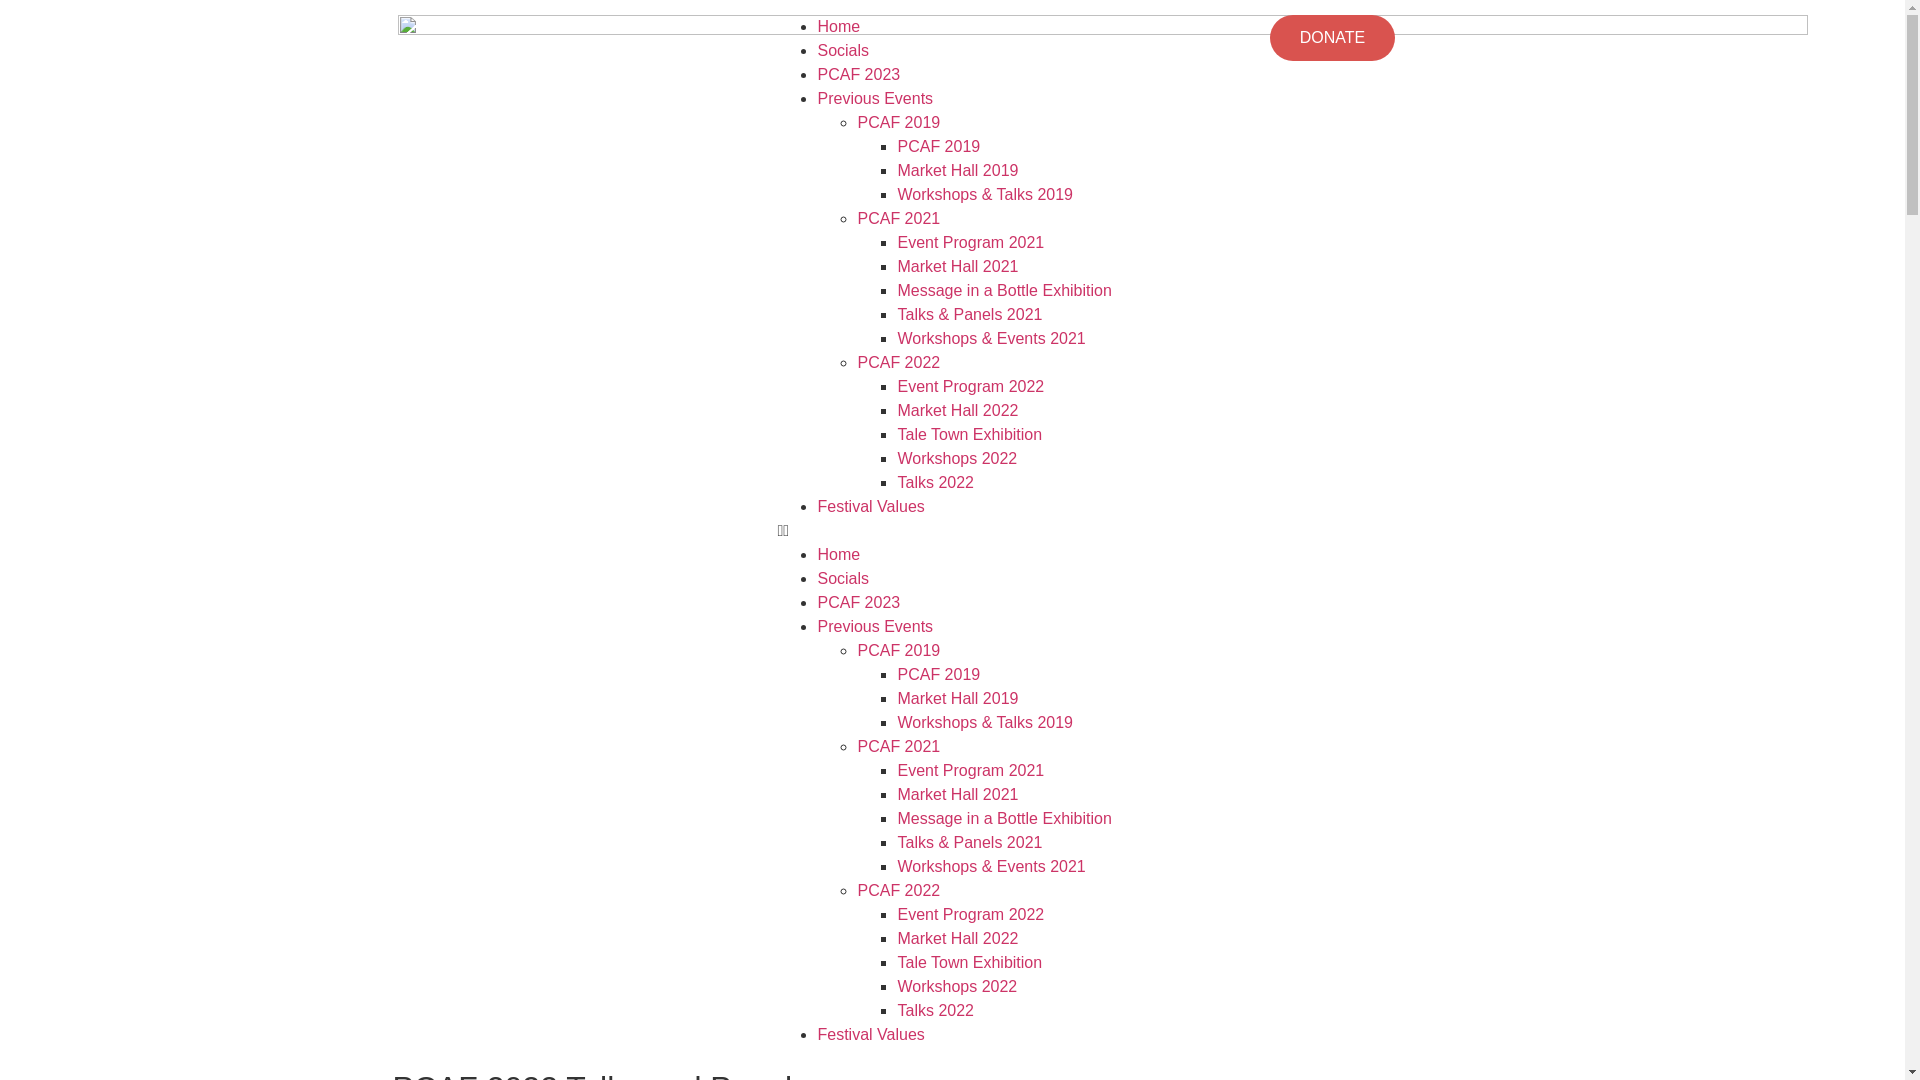 The width and height of the screenshot is (1920, 1080). What do you see at coordinates (984, 722) in the screenshot?
I see `'Workshops & Talks 2019'` at bounding box center [984, 722].